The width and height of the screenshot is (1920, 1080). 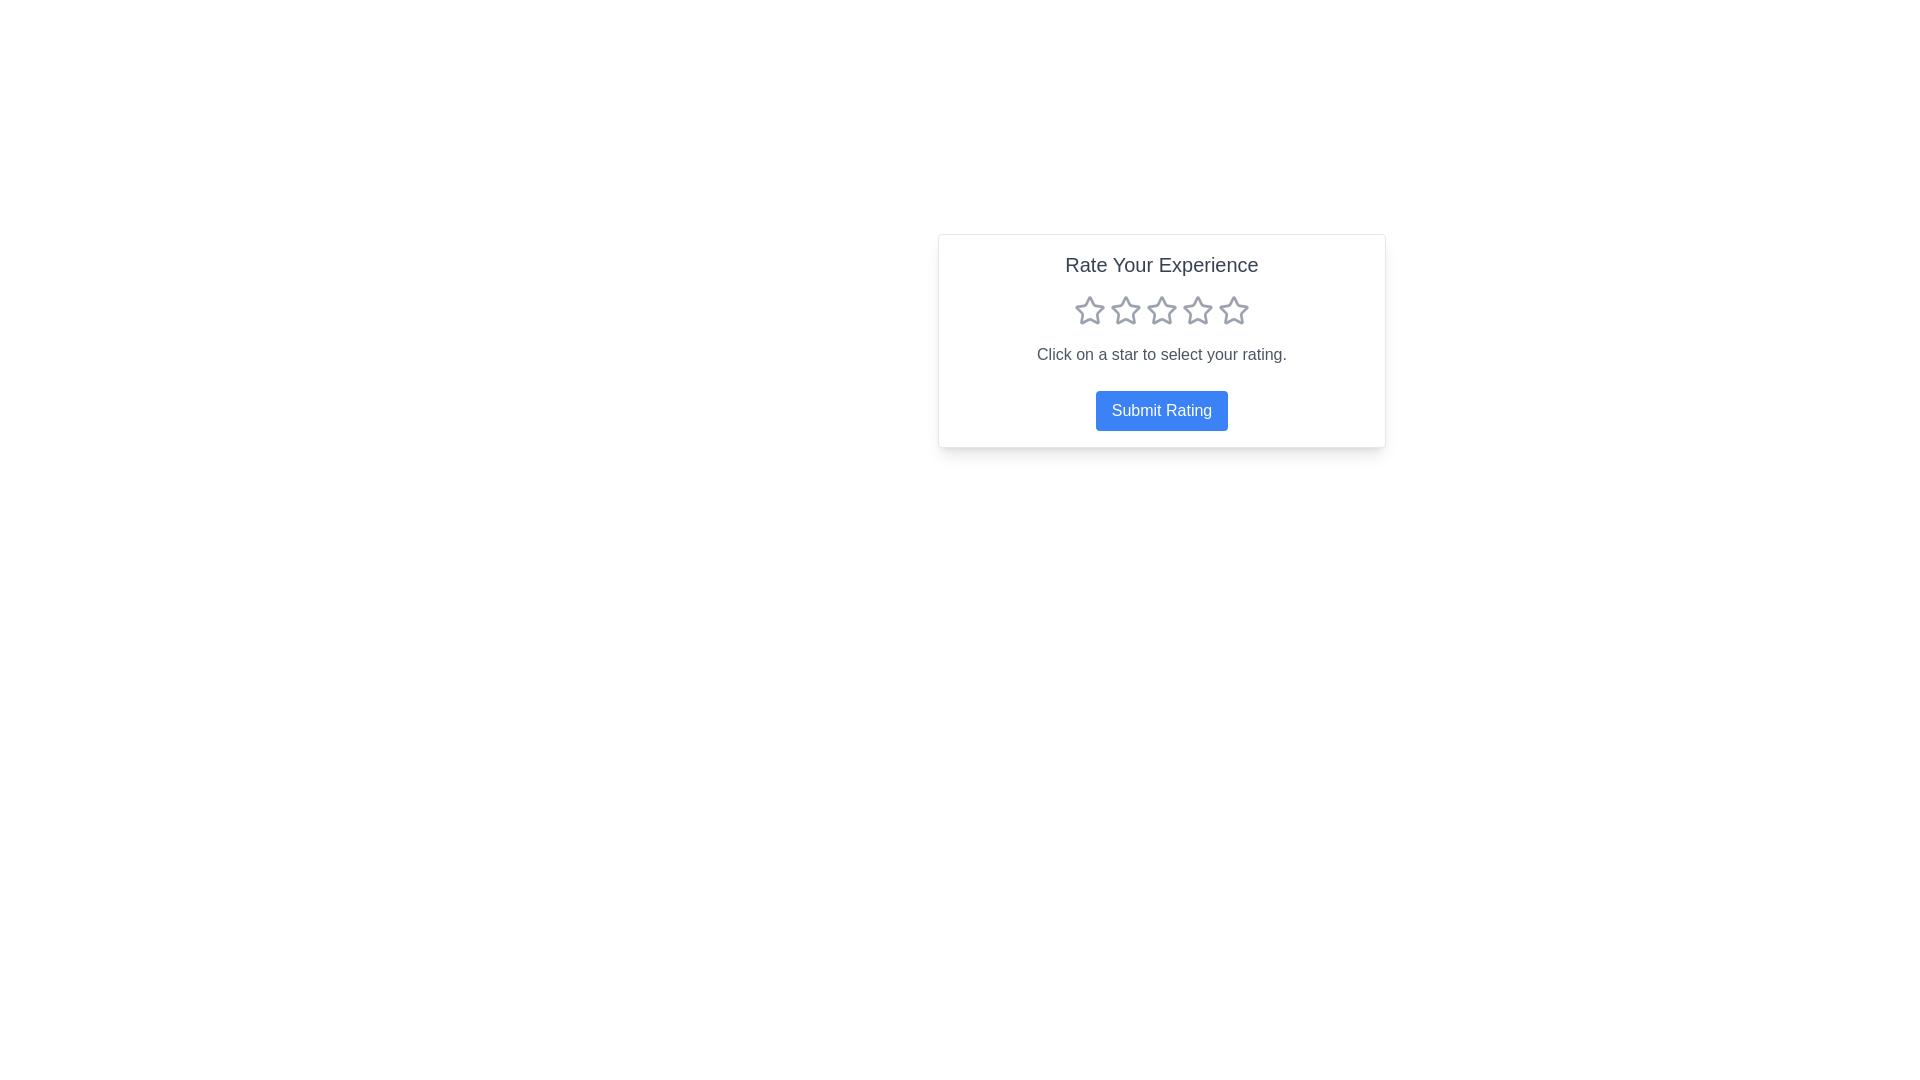 What do you see at coordinates (1161, 410) in the screenshot?
I see `the blue button with rounded corners and bold white text reading 'Submit Rating'` at bounding box center [1161, 410].